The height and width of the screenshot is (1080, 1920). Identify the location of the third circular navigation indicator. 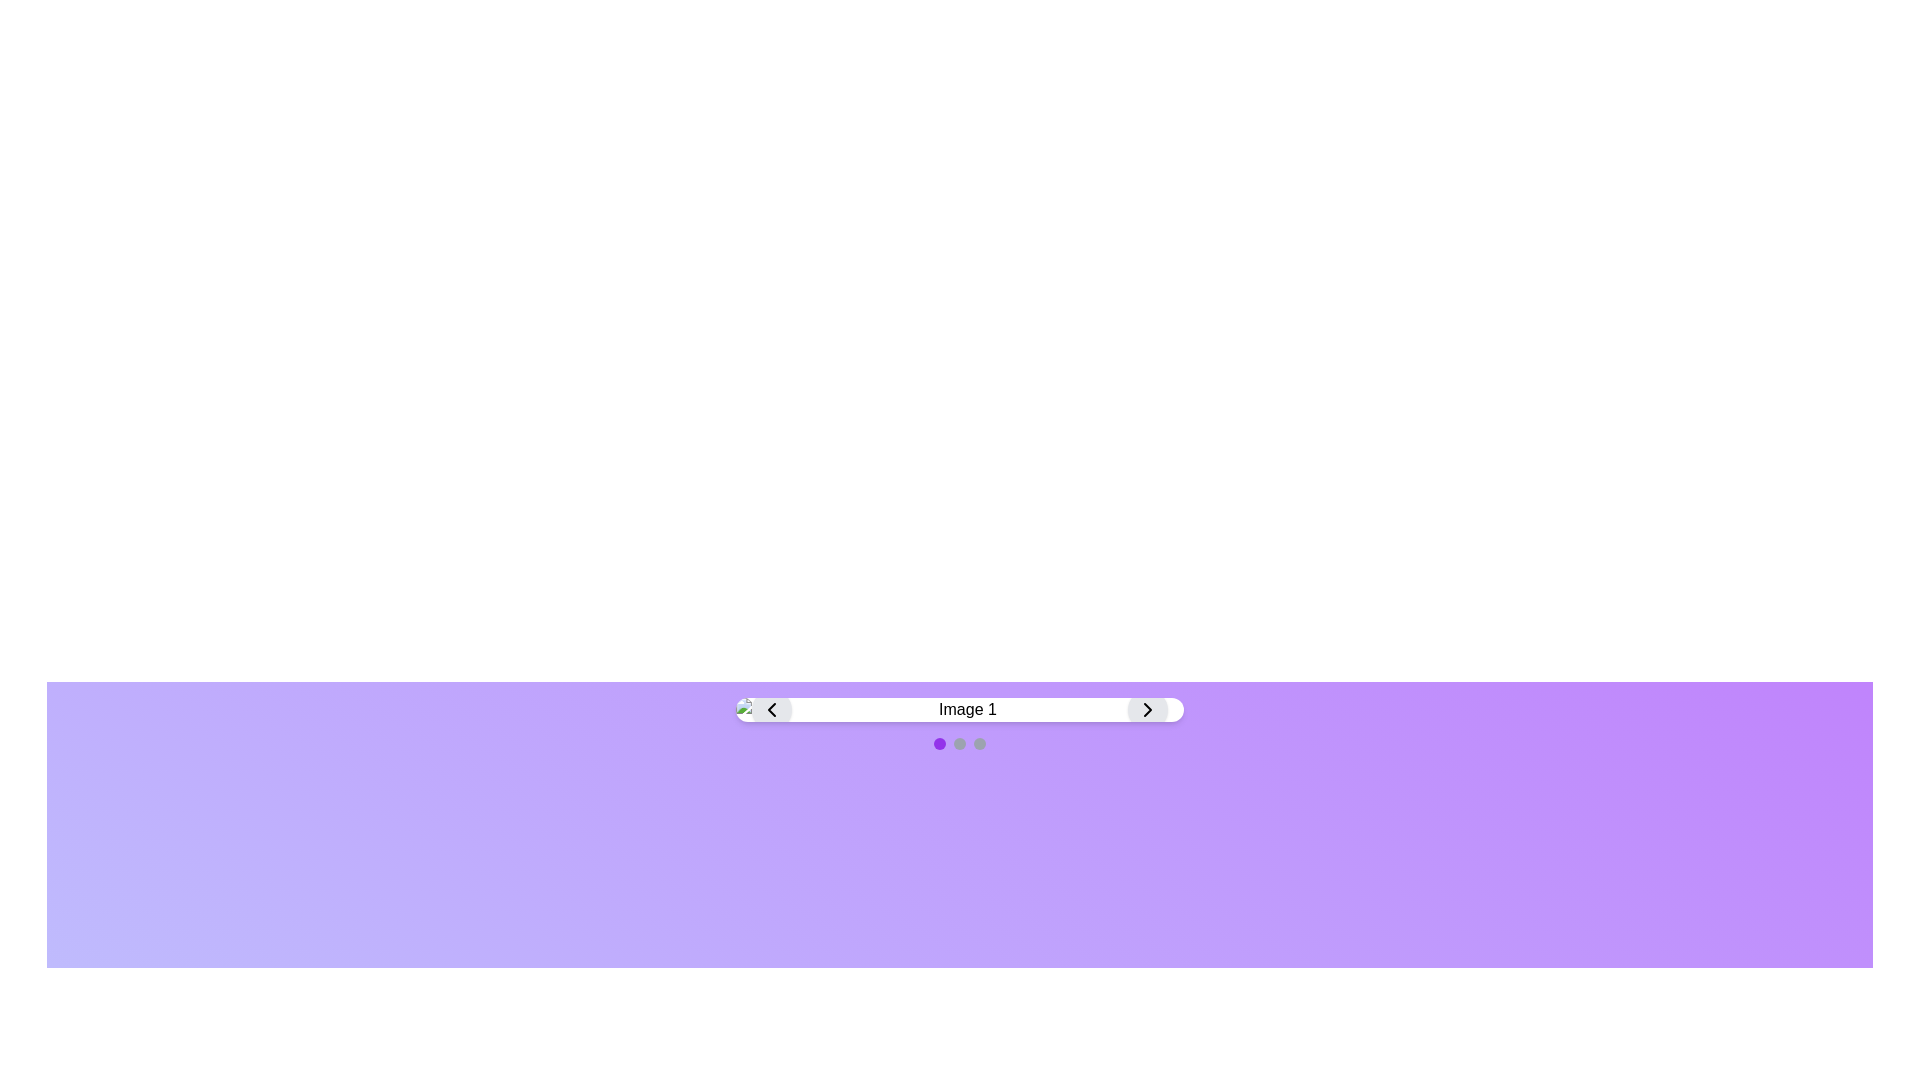
(979, 744).